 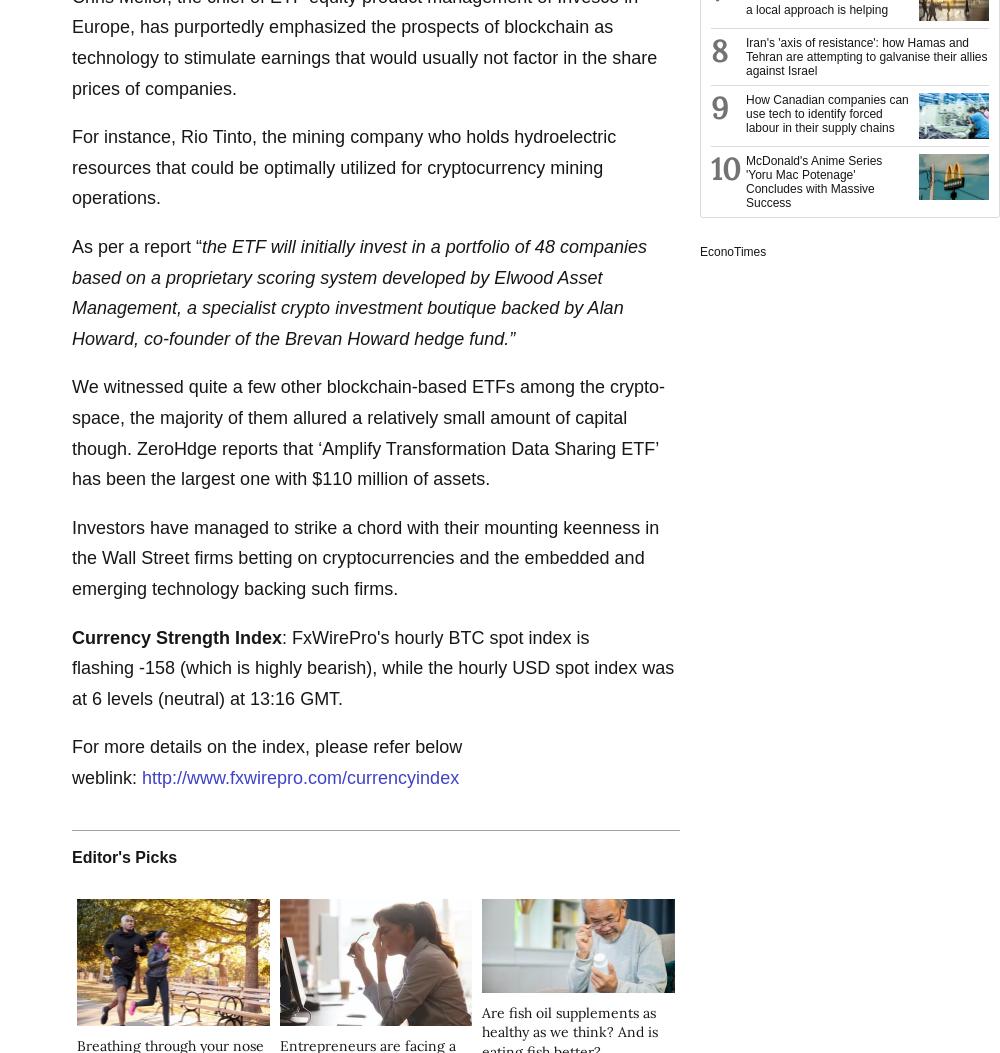 I want to click on 'For instance, Rio Tinto, the mining company who holds hydroelectric resources that could be optimally utilized for cryptocurrency mining operations.', so click(x=343, y=166).